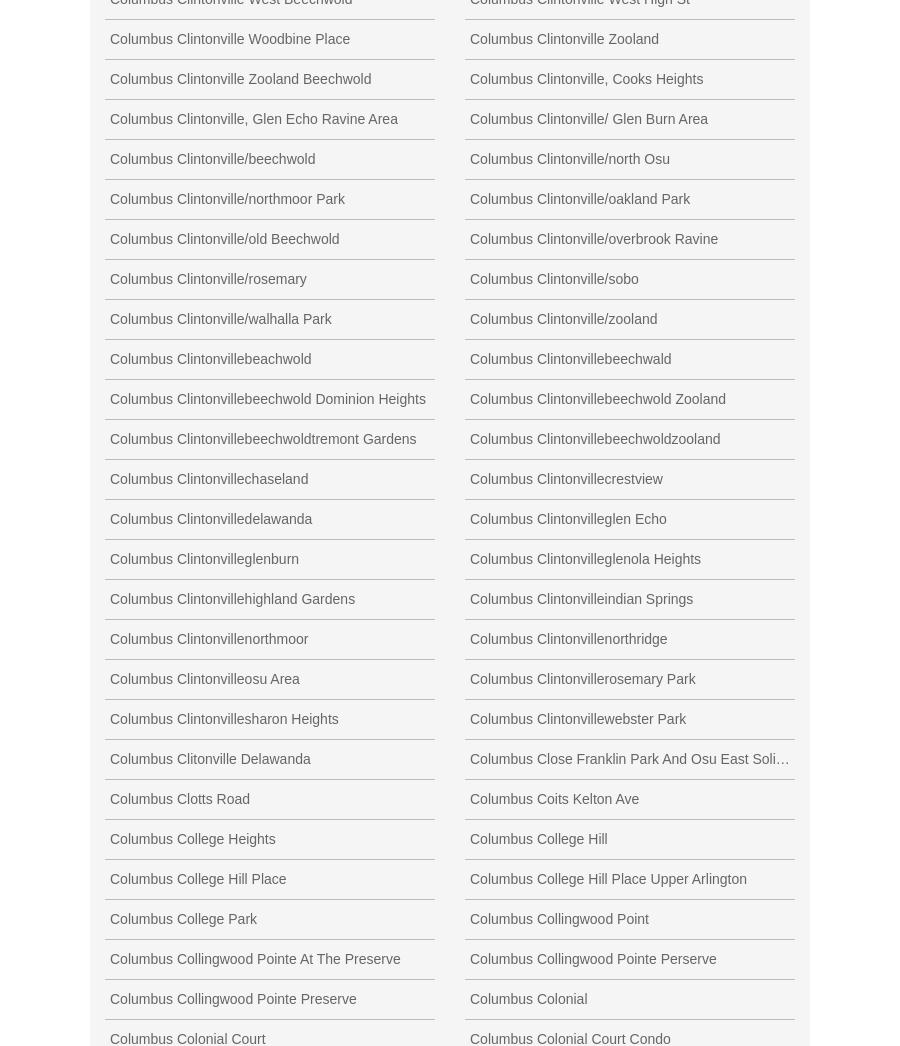 The image size is (900, 1046). I want to click on 'Columbus Clintonville Zooland', so click(564, 36).